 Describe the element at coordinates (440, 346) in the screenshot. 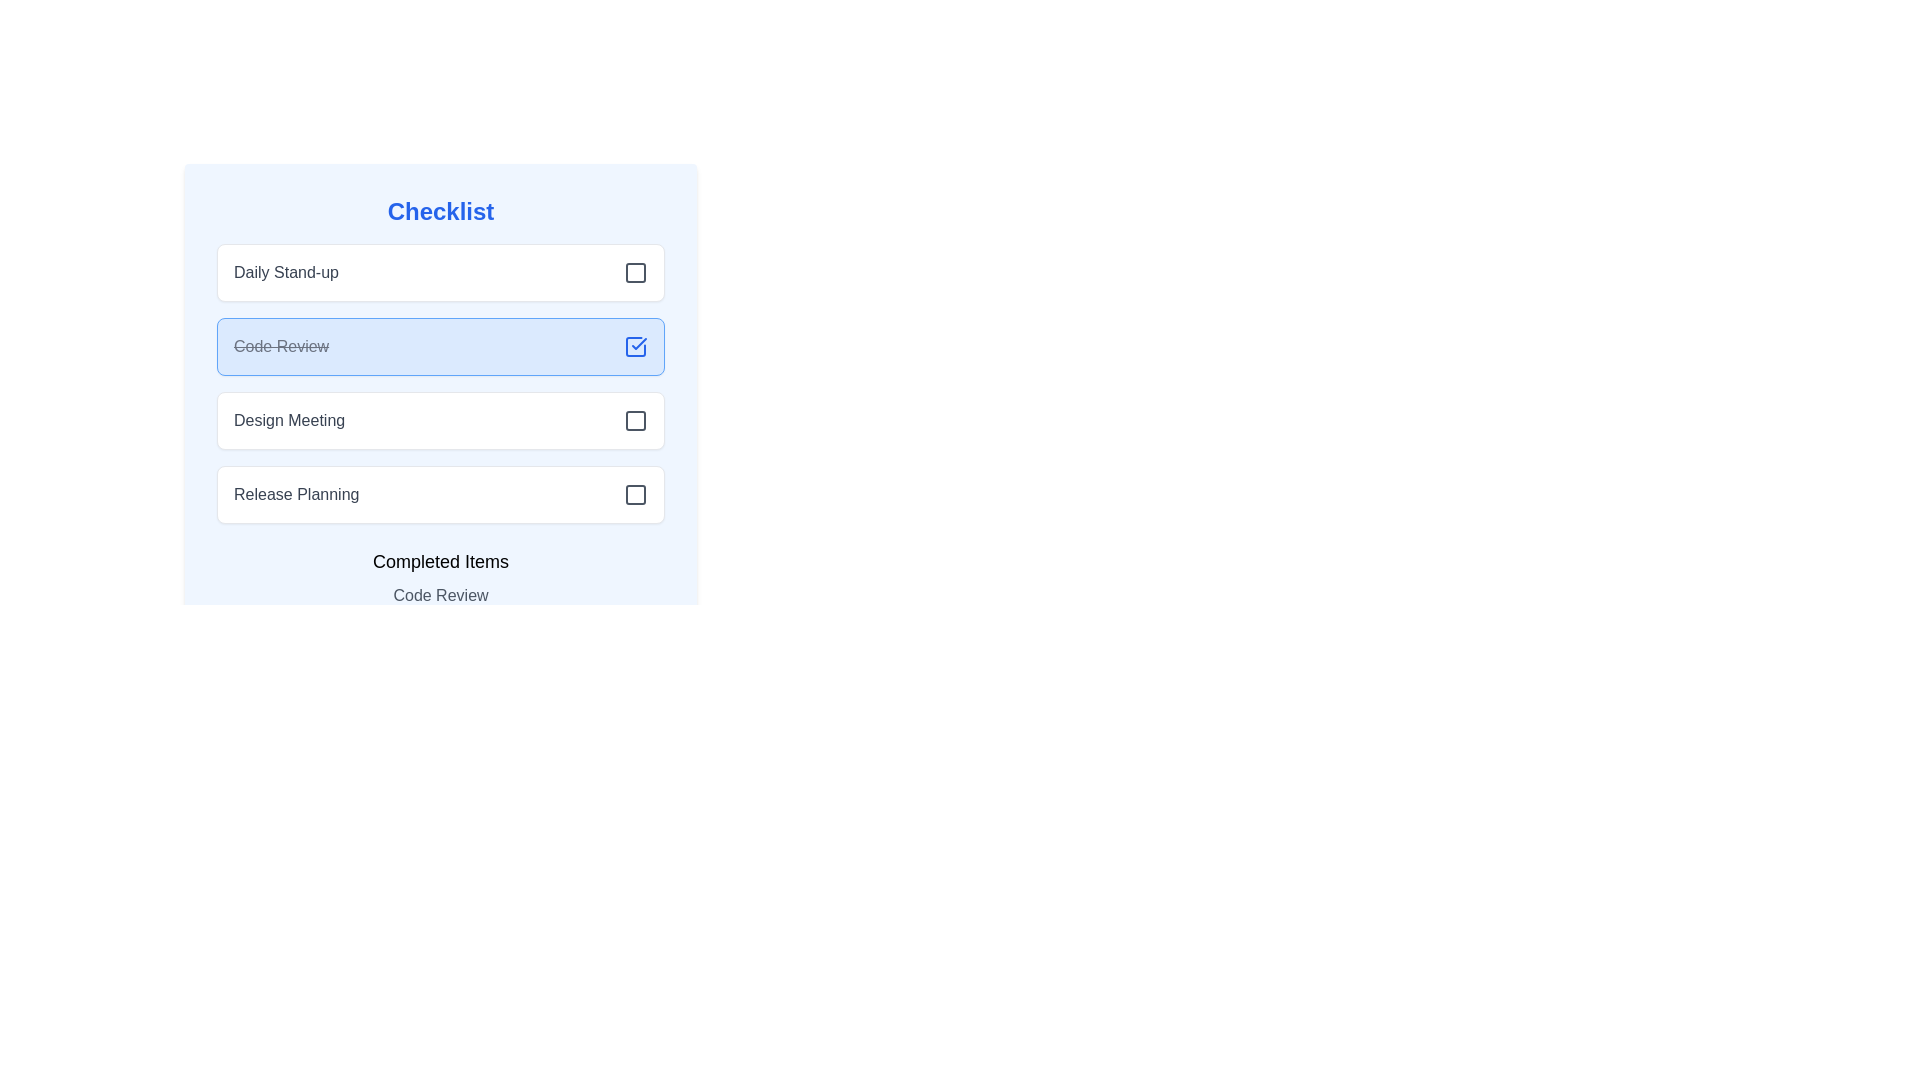

I see `the clickable list item labeled 'Code Review' with a status indicator, which is styled with a light blue background and a checkmark, indicating the task is completed` at that location.